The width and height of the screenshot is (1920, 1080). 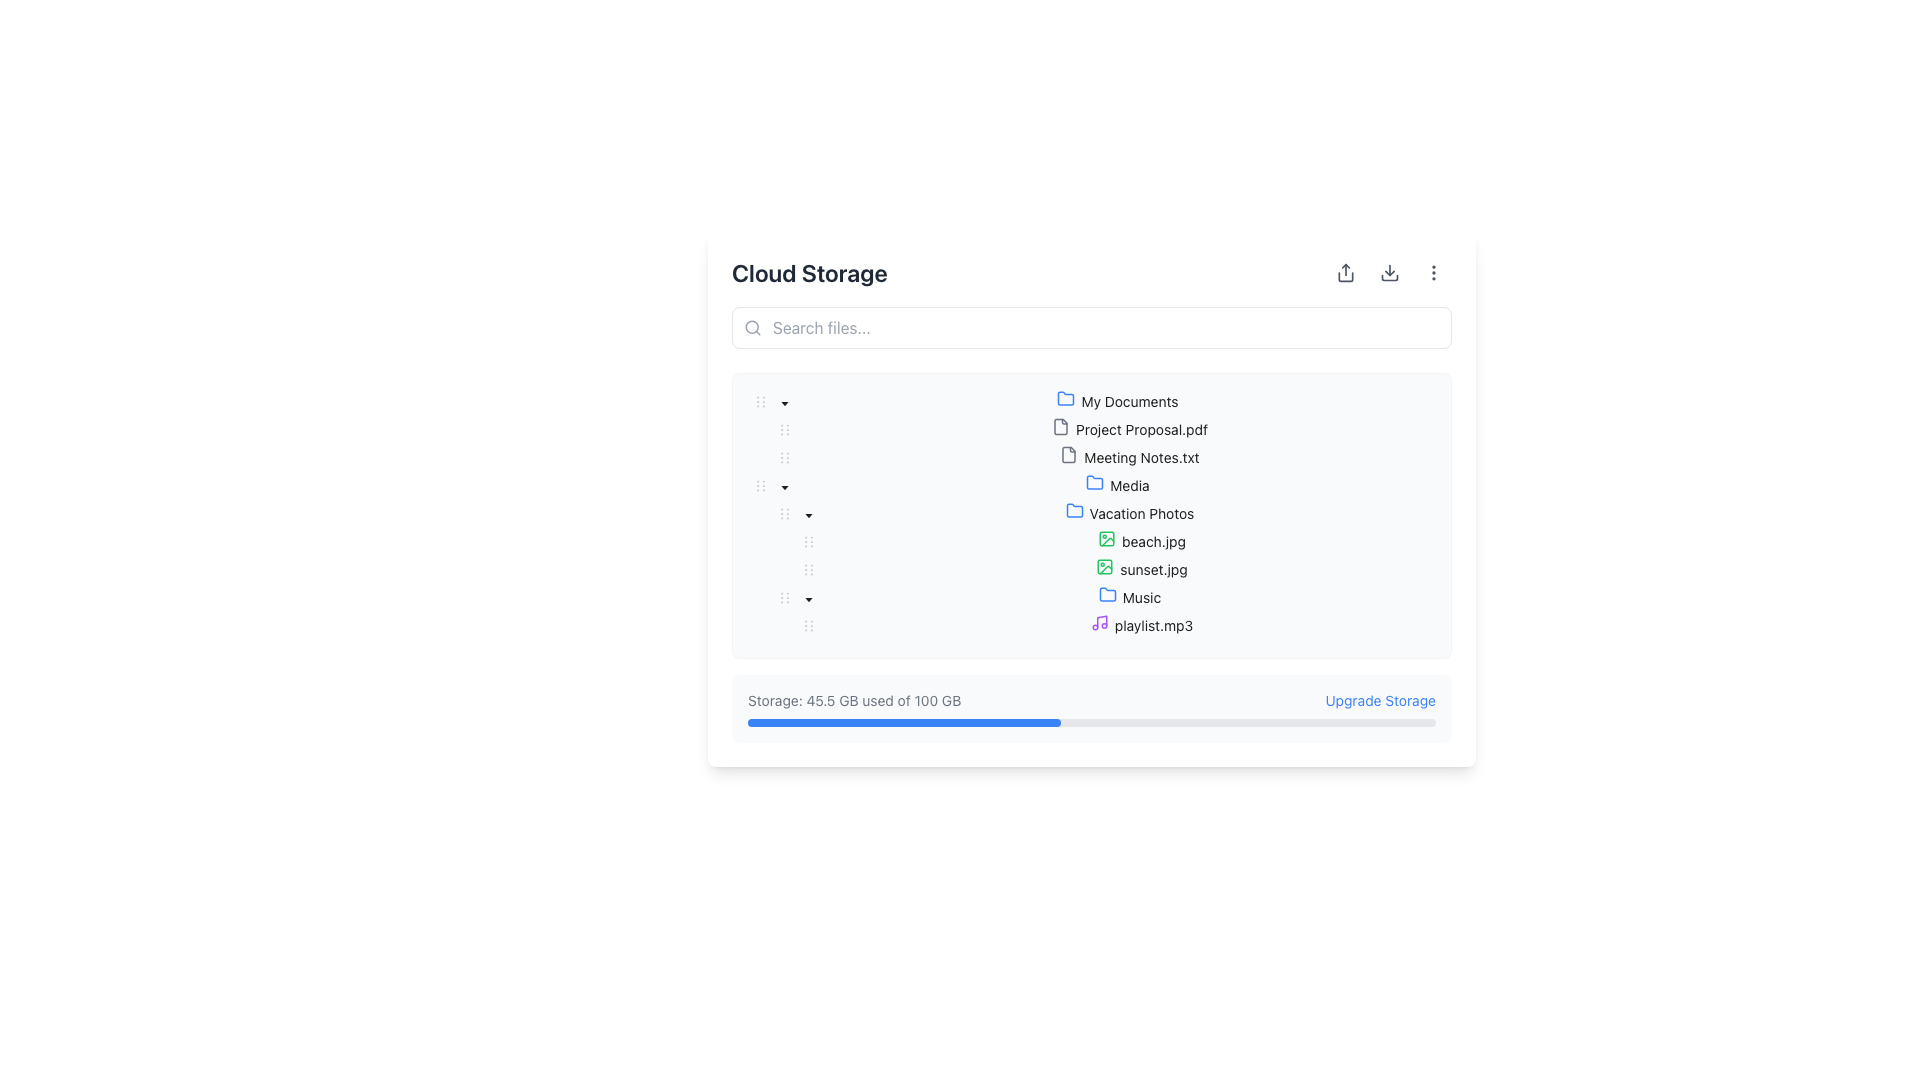 What do you see at coordinates (1094, 482) in the screenshot?
I see `the blue-tinted folder icon located next to the 'Media' label` at bounding box center [1094, 482].